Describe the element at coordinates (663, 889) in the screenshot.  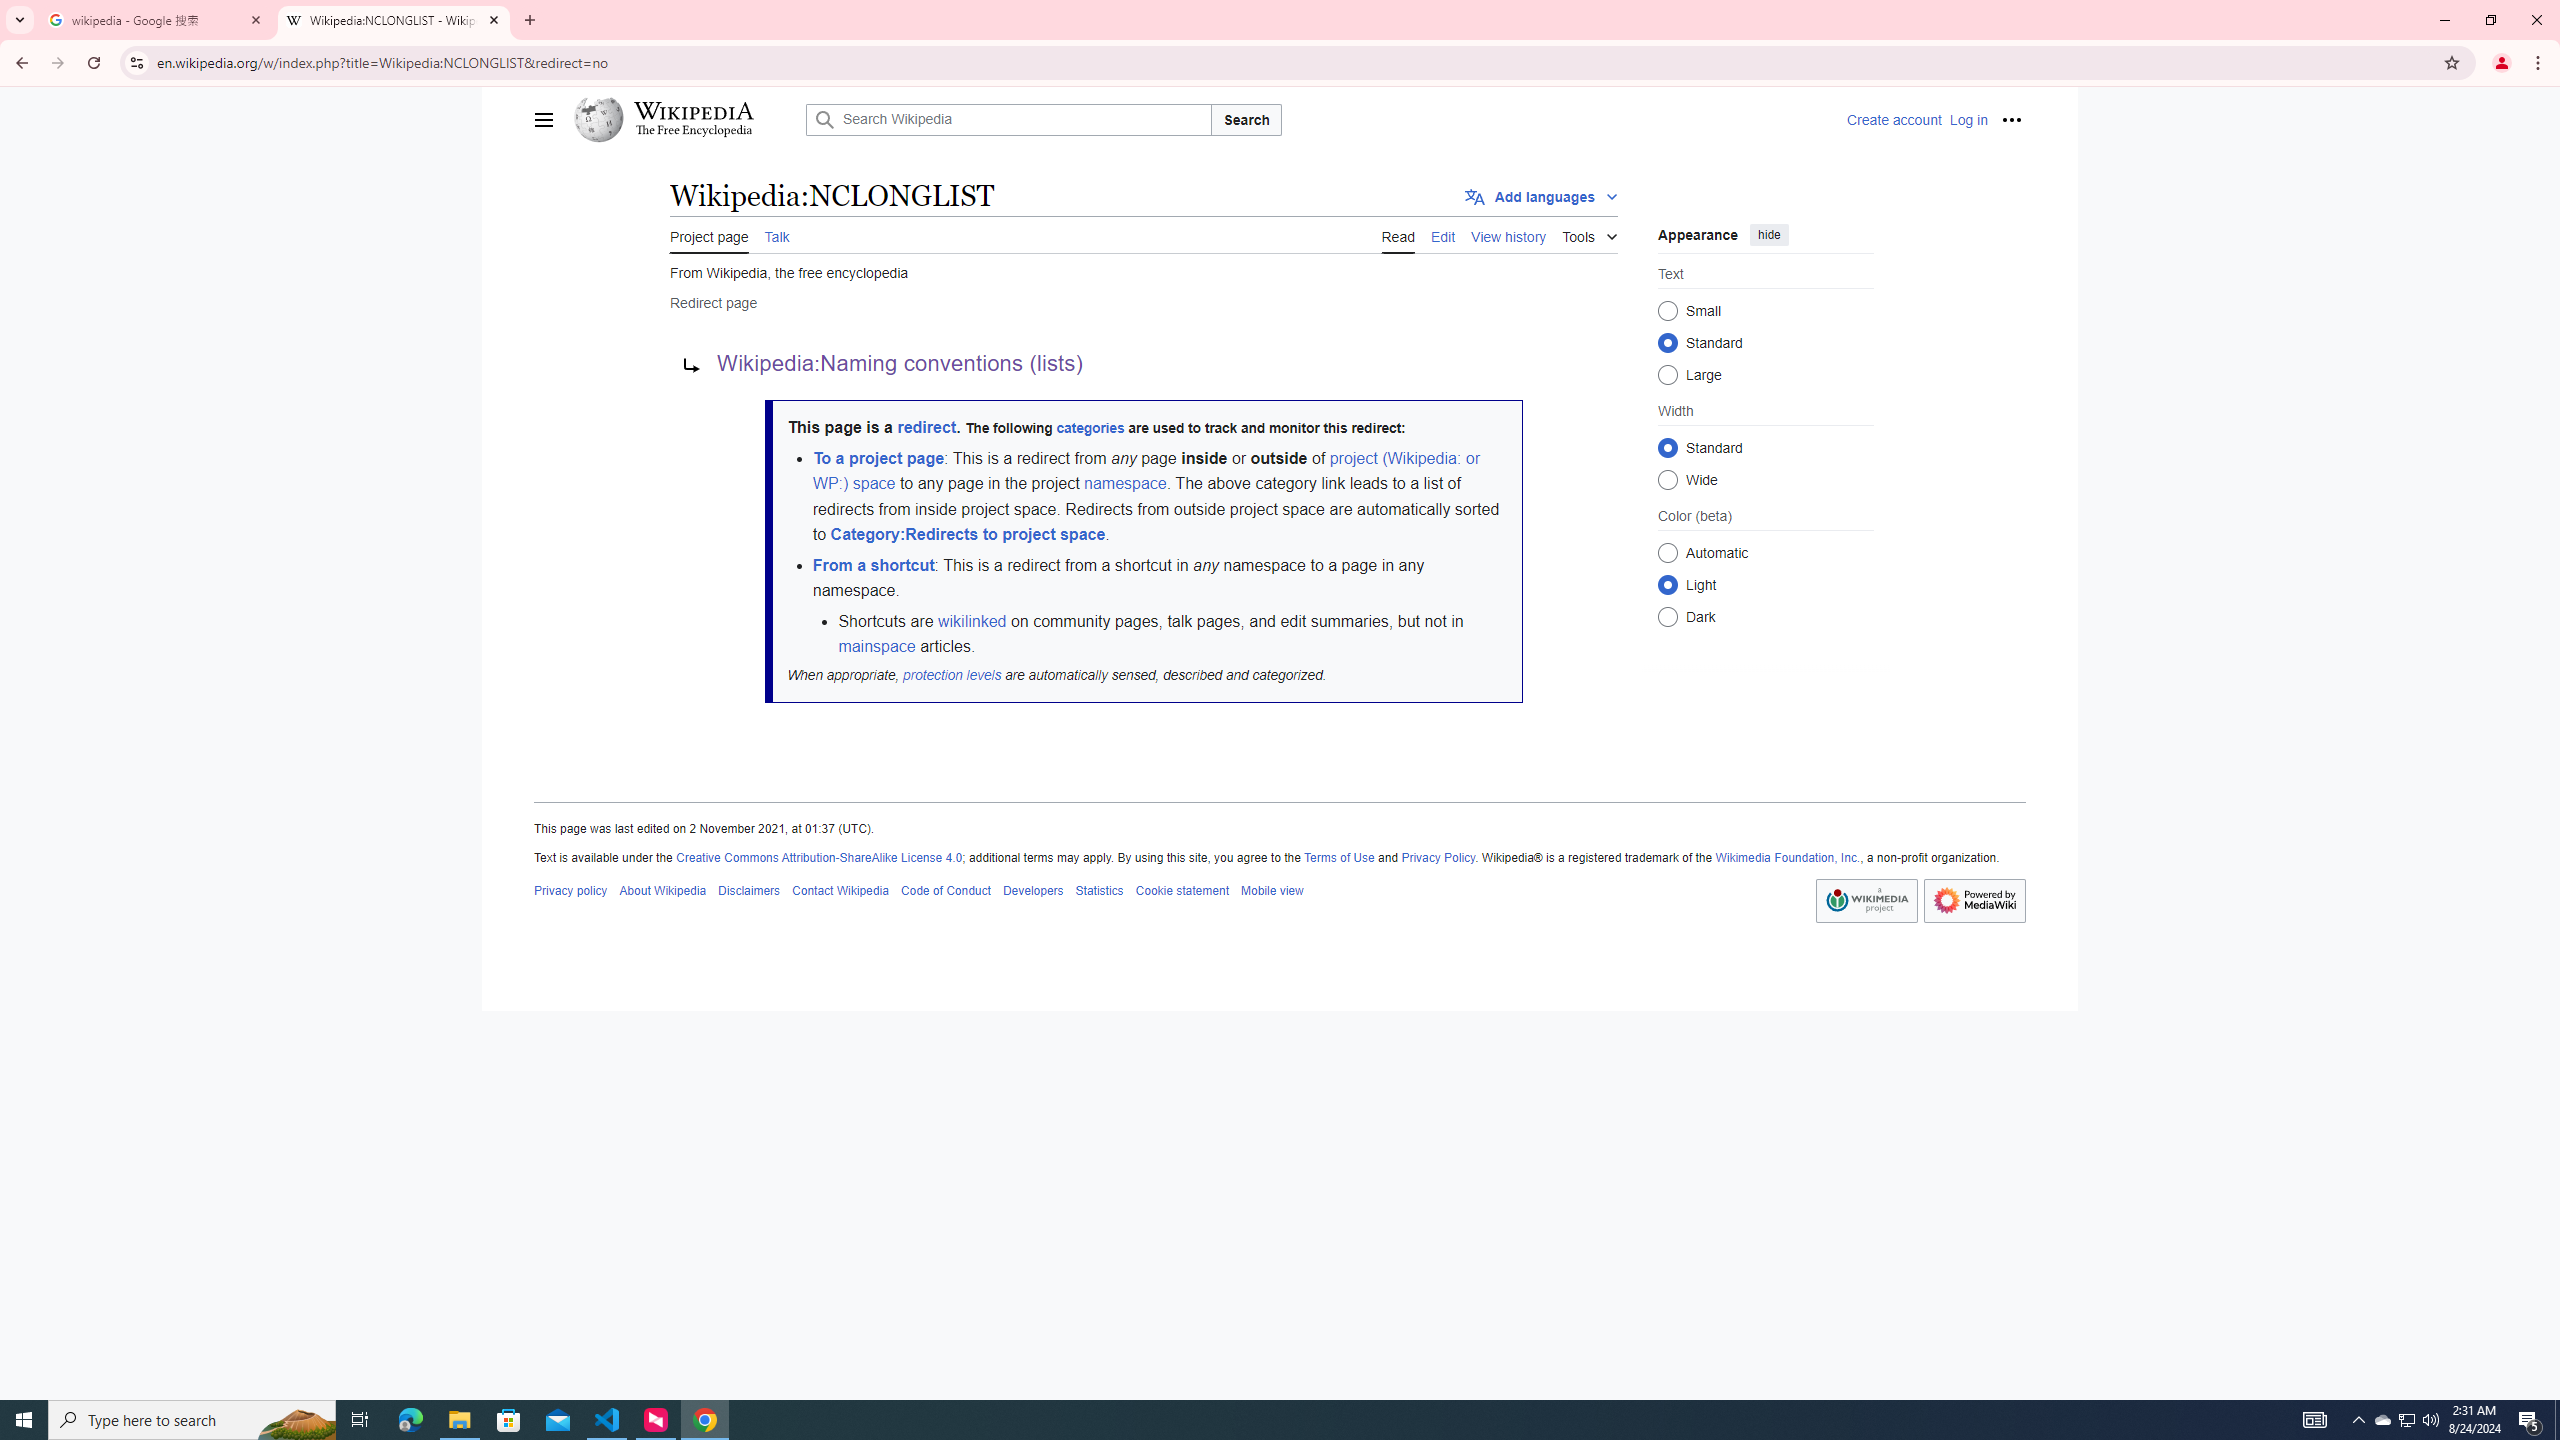
I see `'About Wikipedia'` at that location.